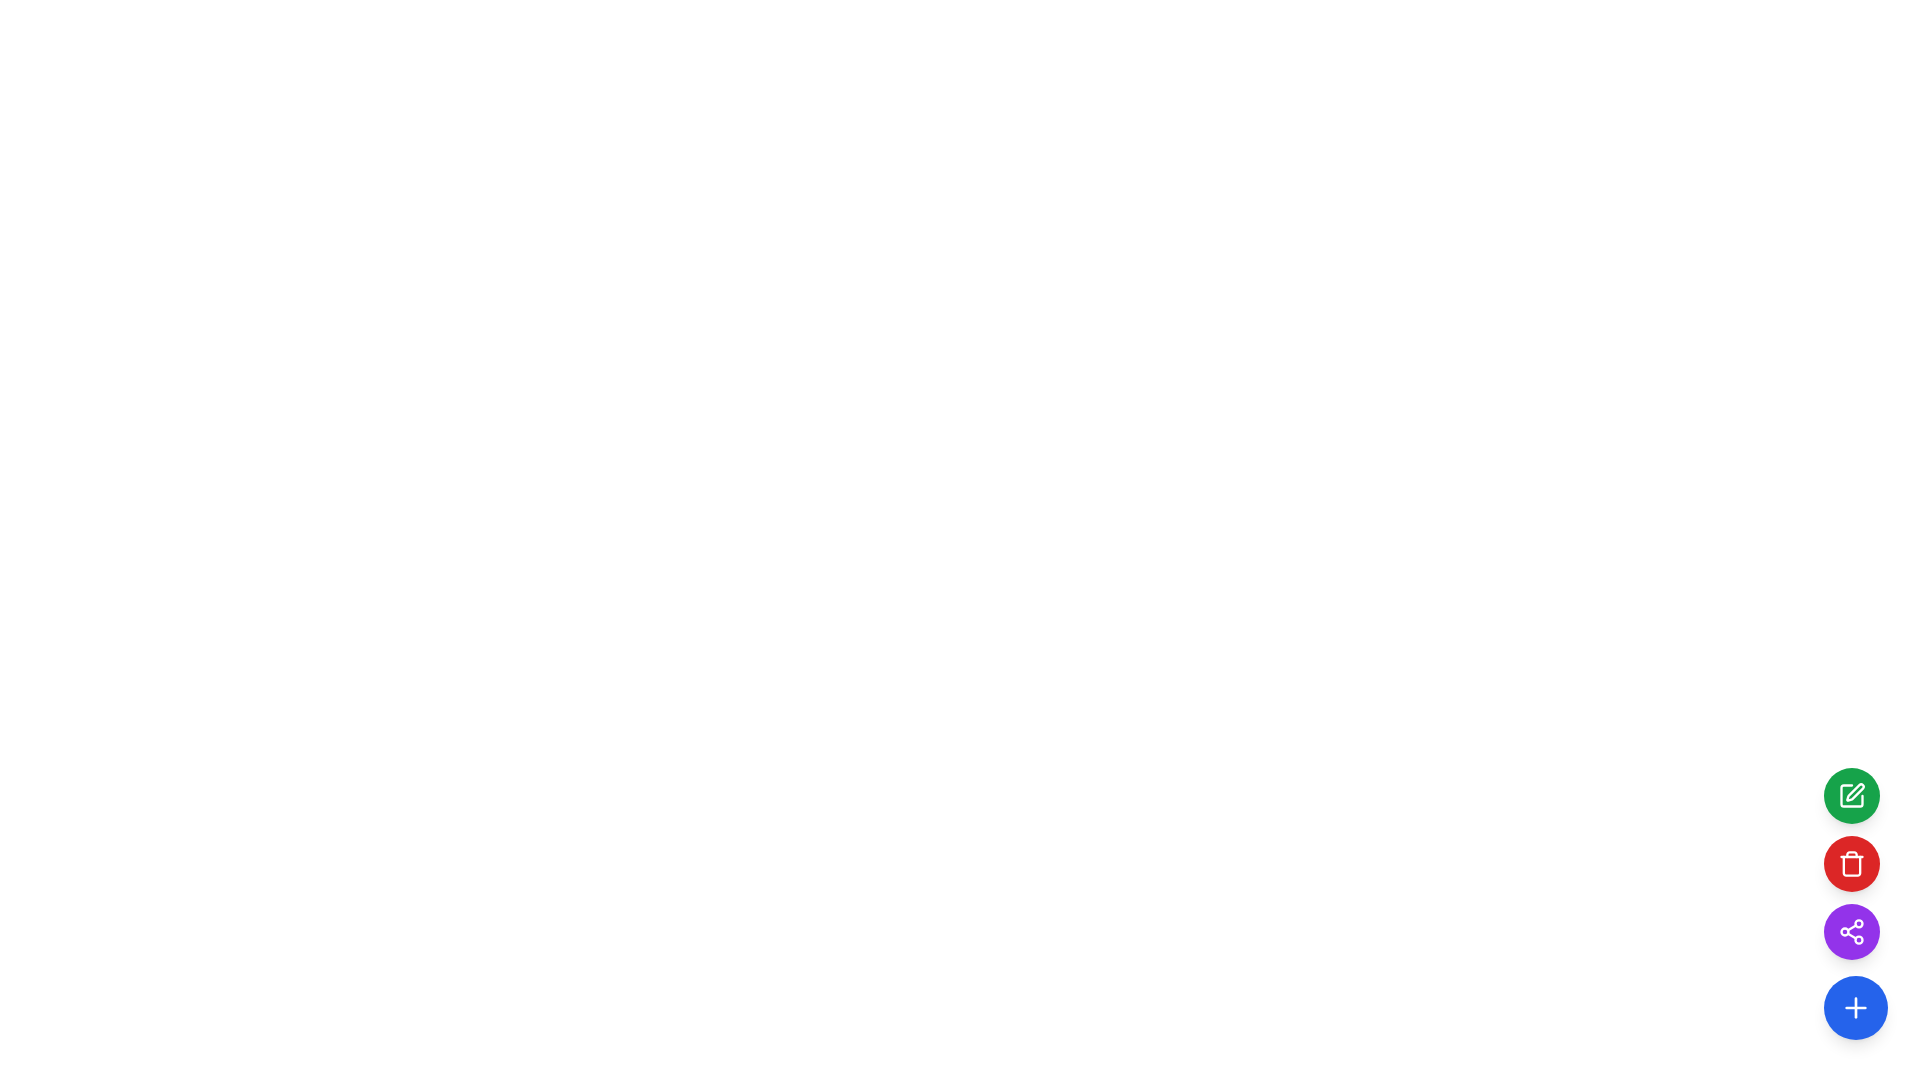  What do you see at coordinates (1851, 794) in the screenshot?
I see `the green circular button at the uppermost position of the vertical stack` at bounding box center [1851, 794].